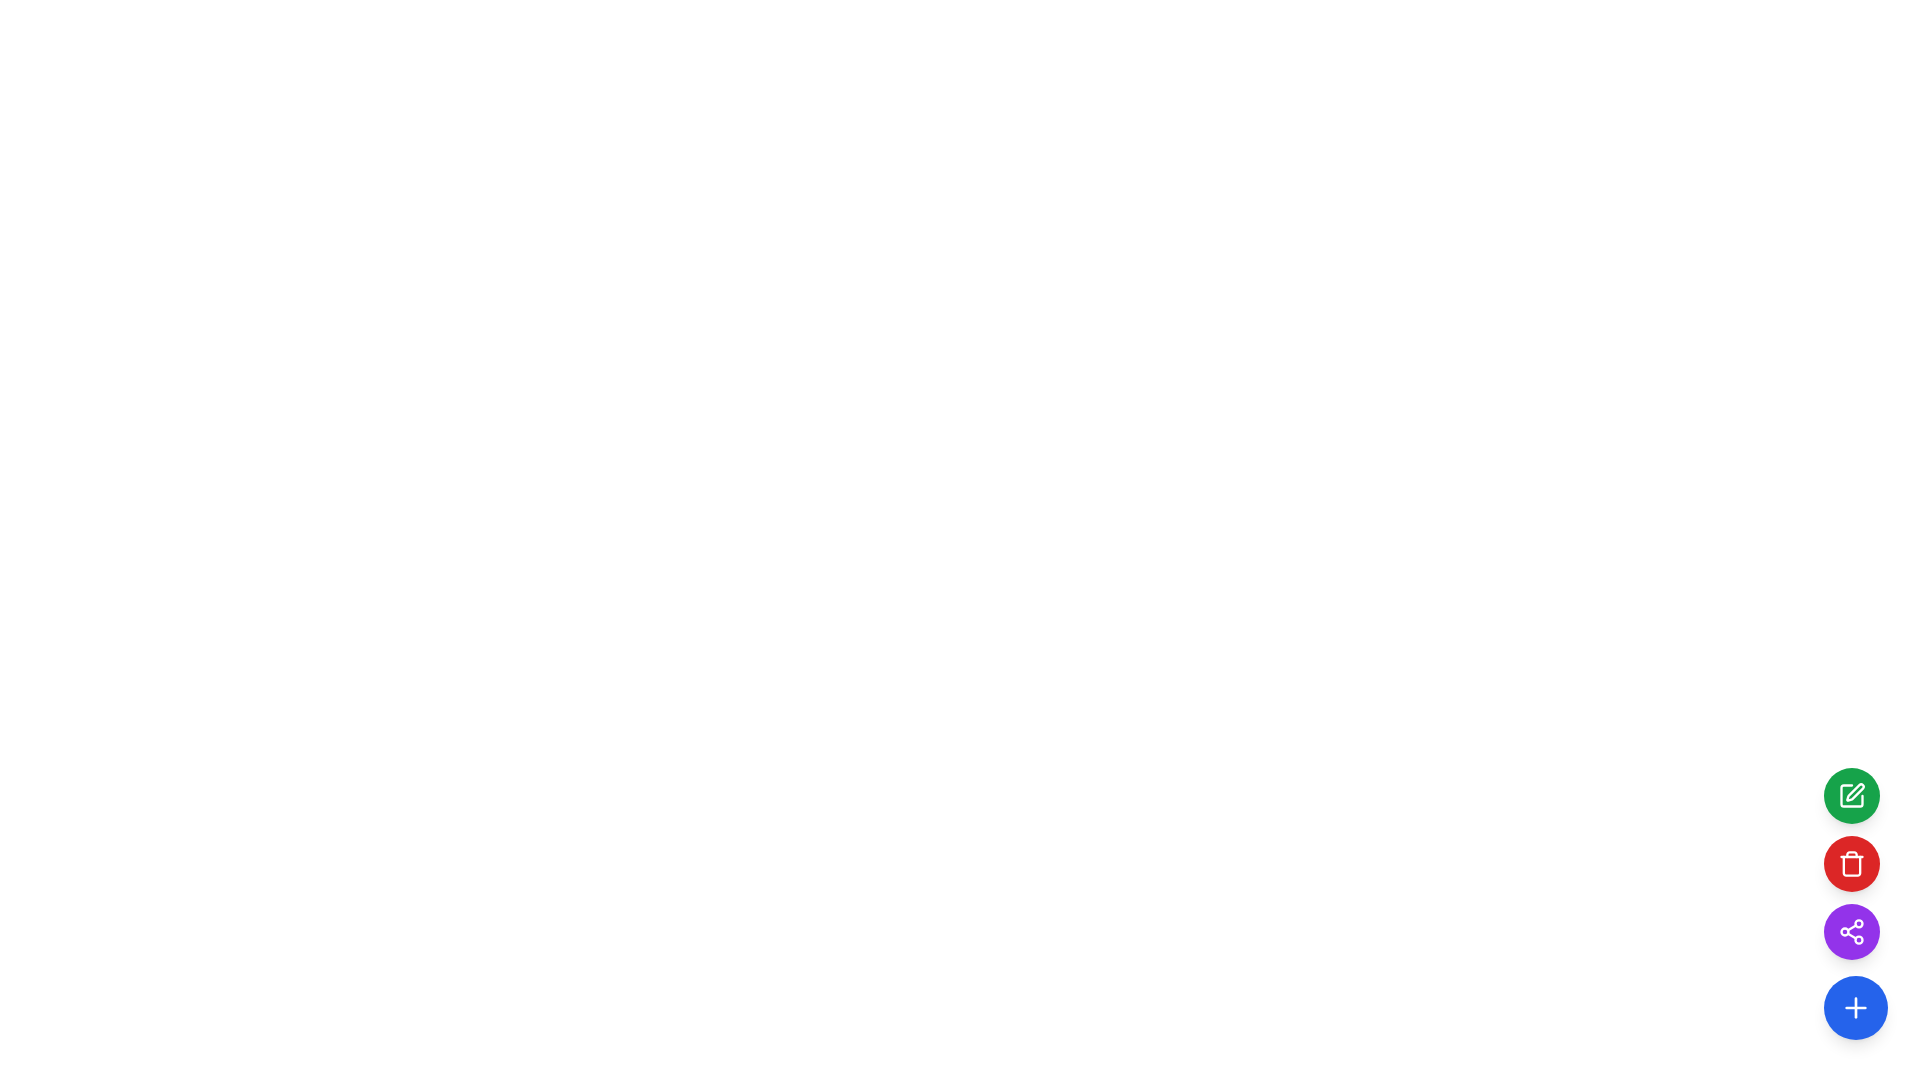  What do you see at coordinates (1851, 794) in the screenshot?
I see `the green circular button at the uppermost position of the vertical stack` at bounding box center [1851, 794].